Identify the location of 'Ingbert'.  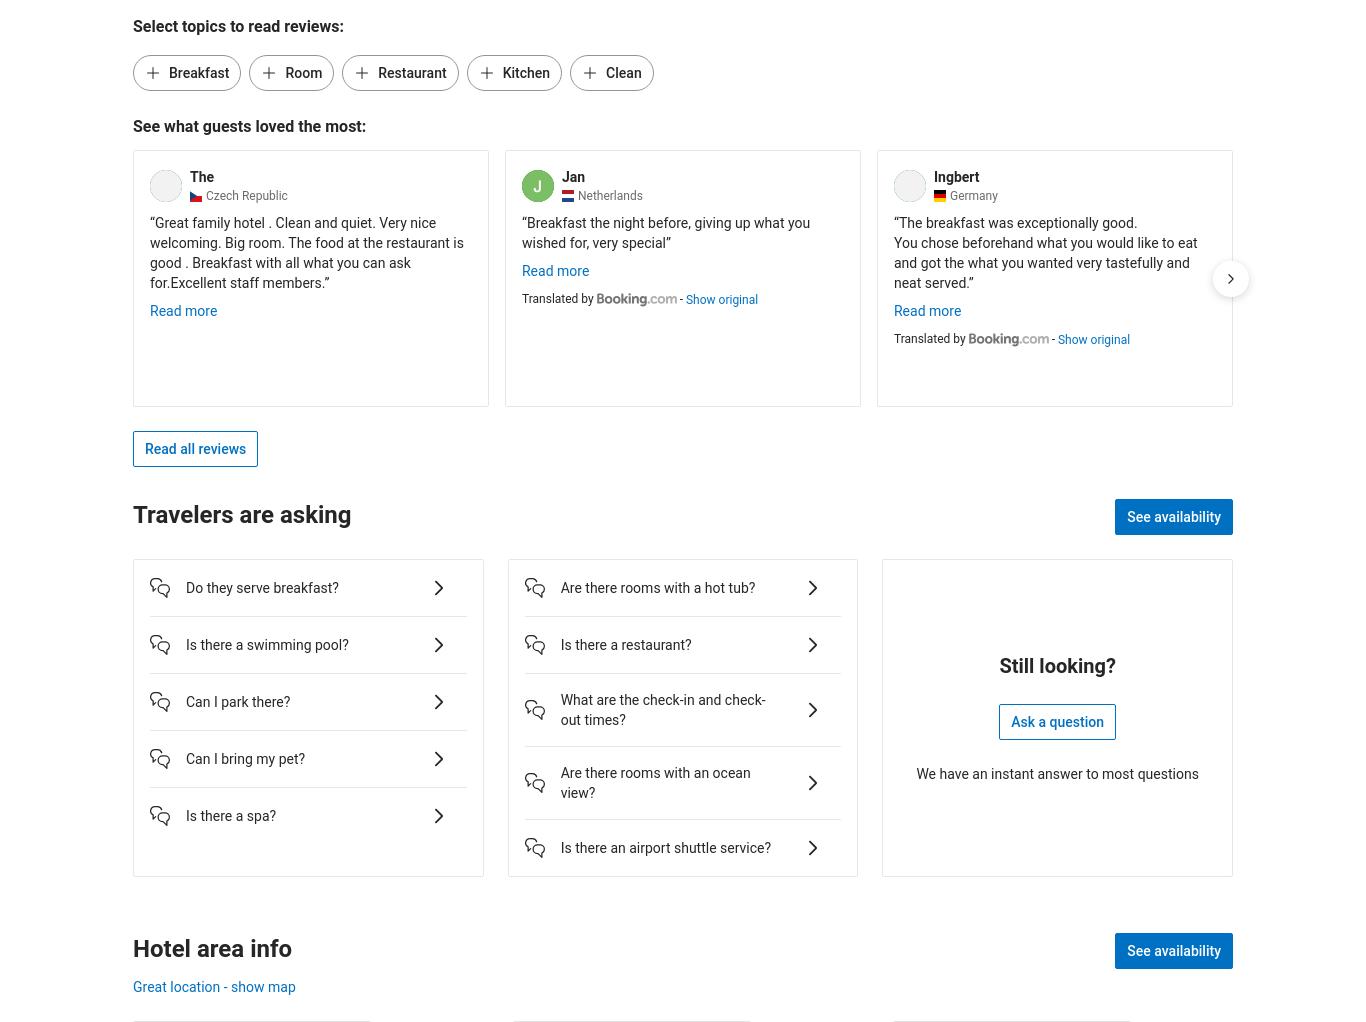
(956, 174).